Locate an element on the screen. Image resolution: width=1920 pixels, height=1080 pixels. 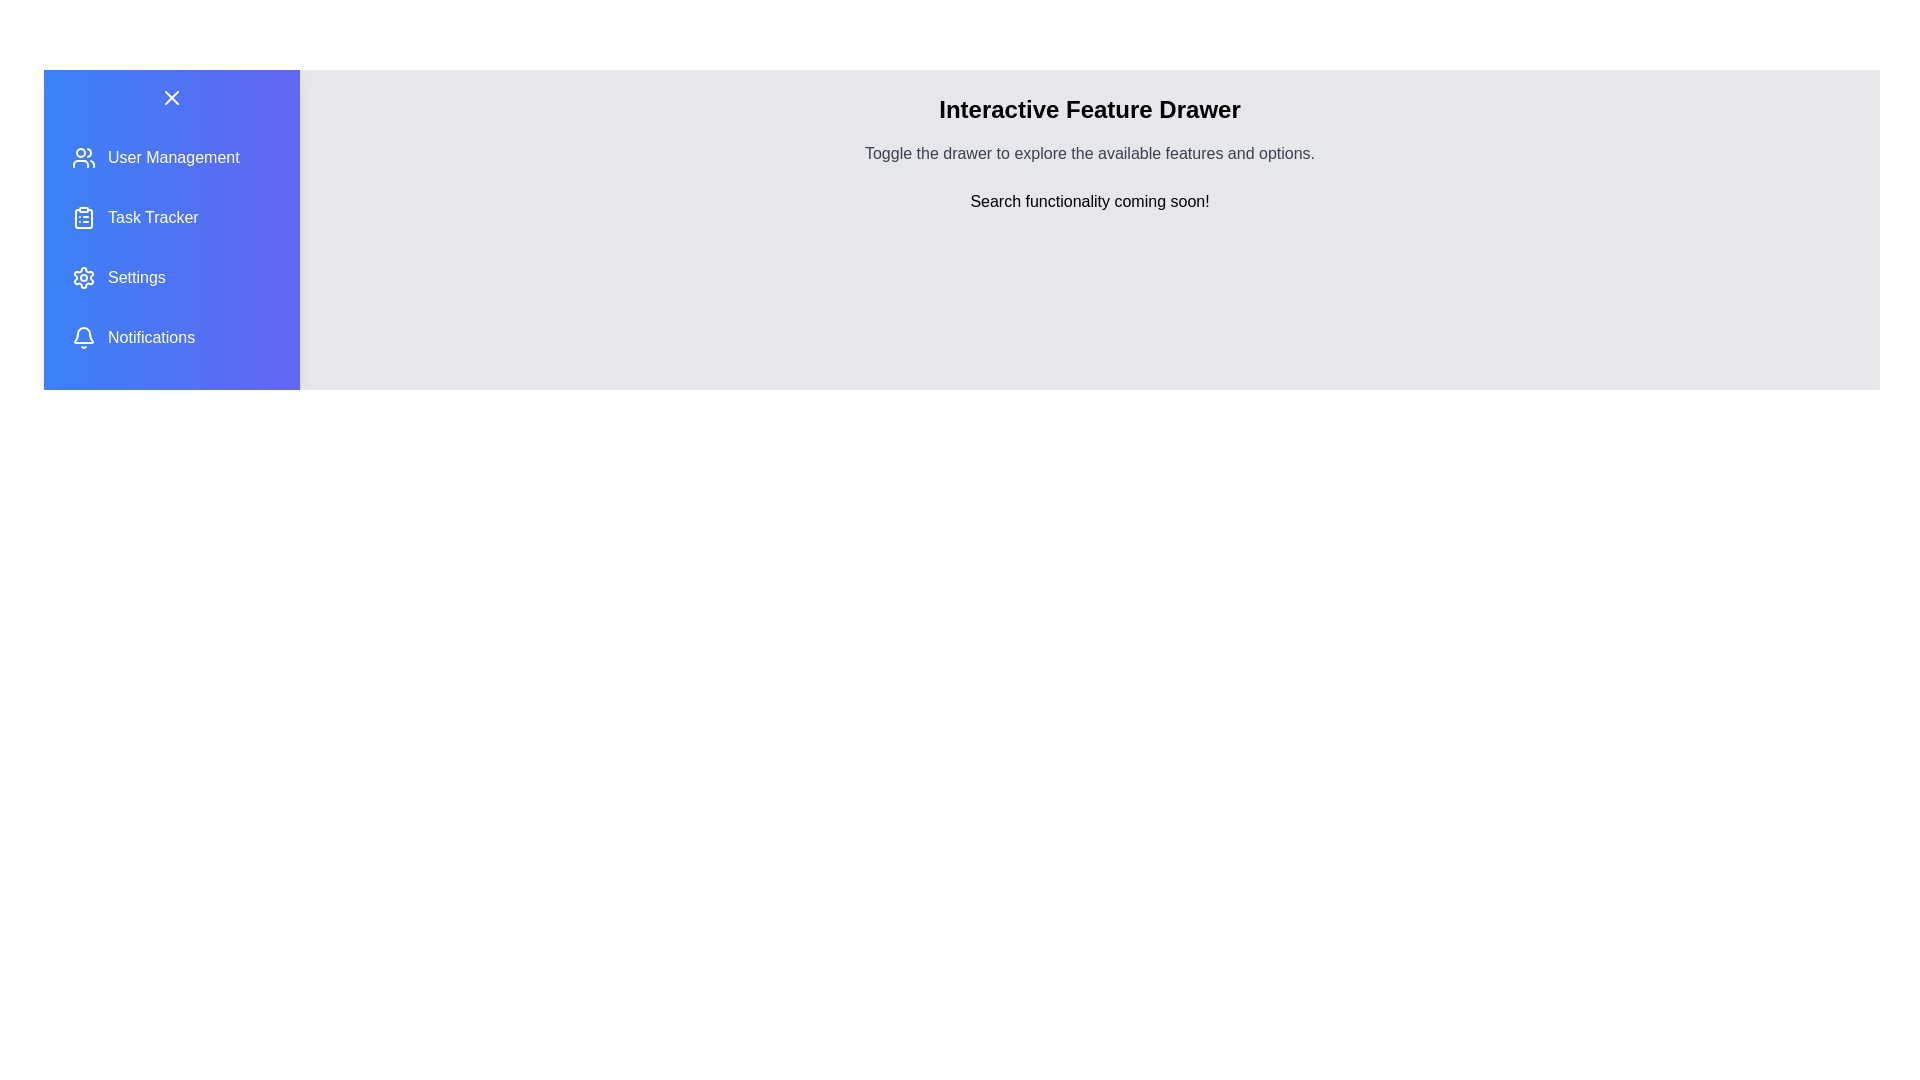
the feature item Settings to observe the hover effect is located at coordinates (172, 277).